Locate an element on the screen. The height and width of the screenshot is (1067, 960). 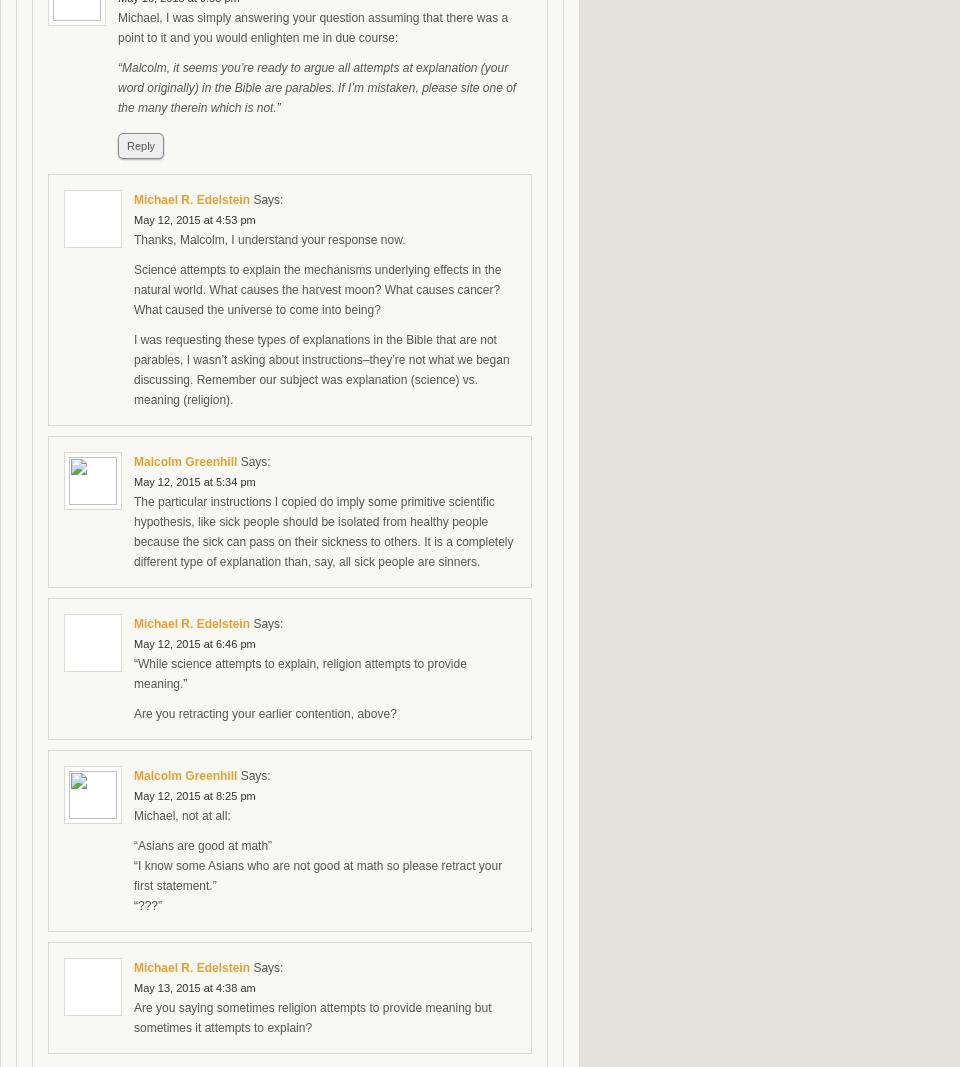
'“I know some Asians who are not good at math so please retract your first statement.”' is located at coordinates (318, 875).